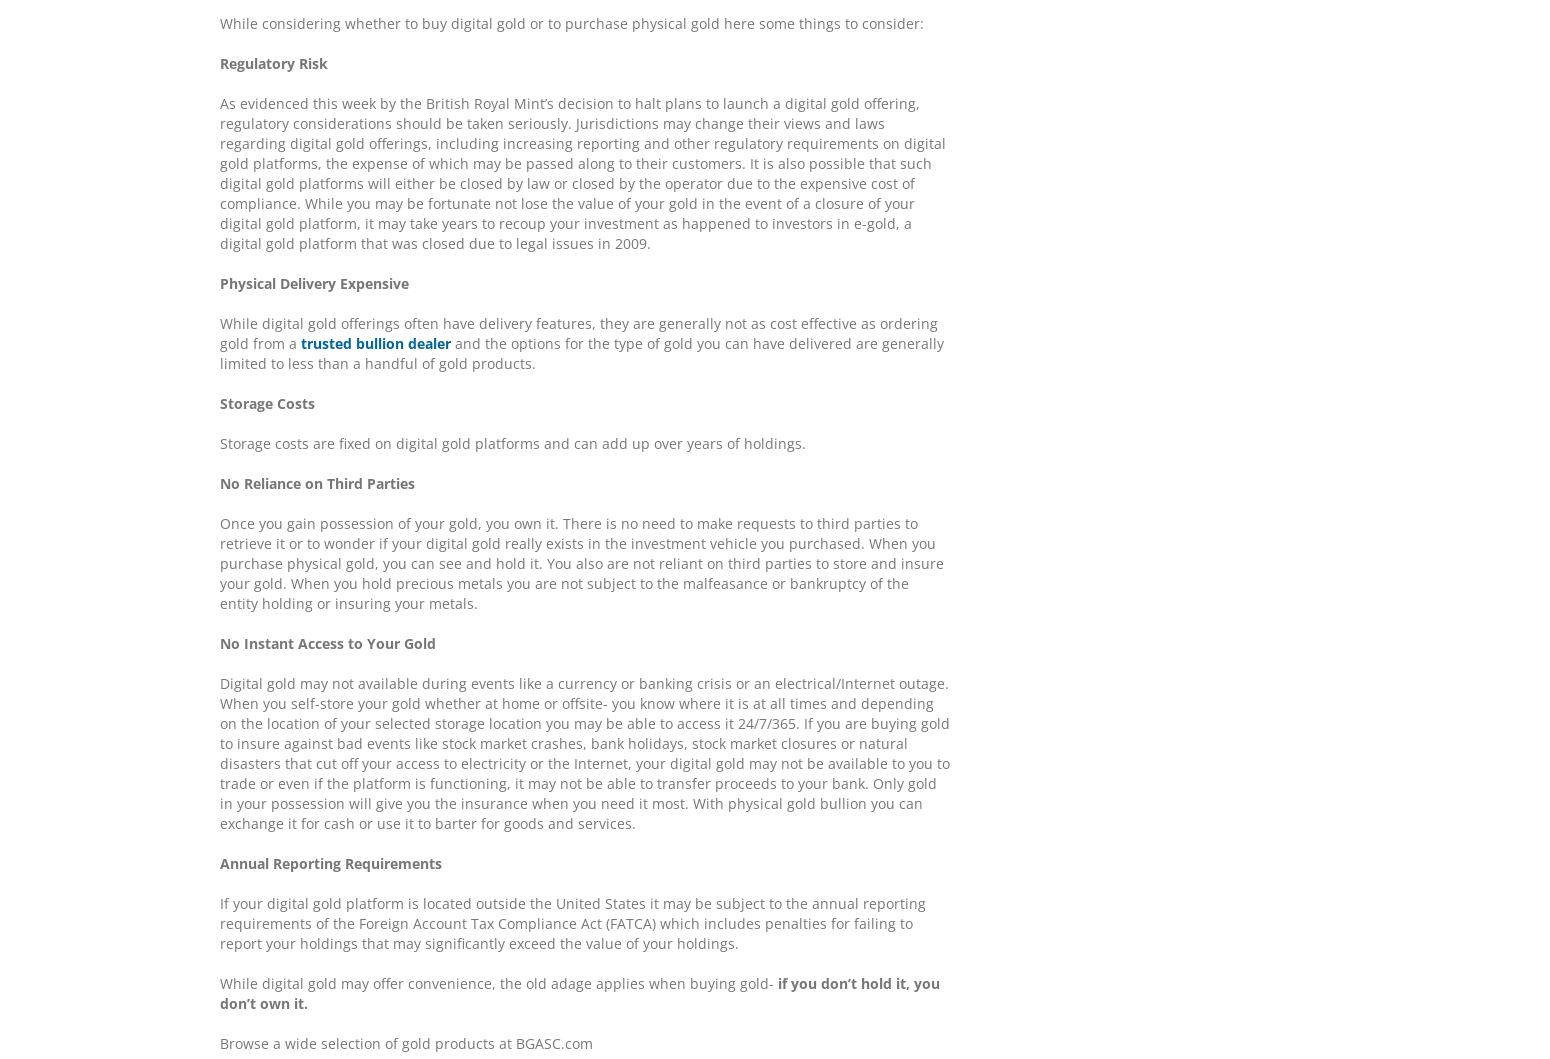 This screenshot has width=1550, height=1059. What do you see at coordinates (267, 402) in the screenshot?
I see `'Storage Costs'` at bounding box center [267, 402].